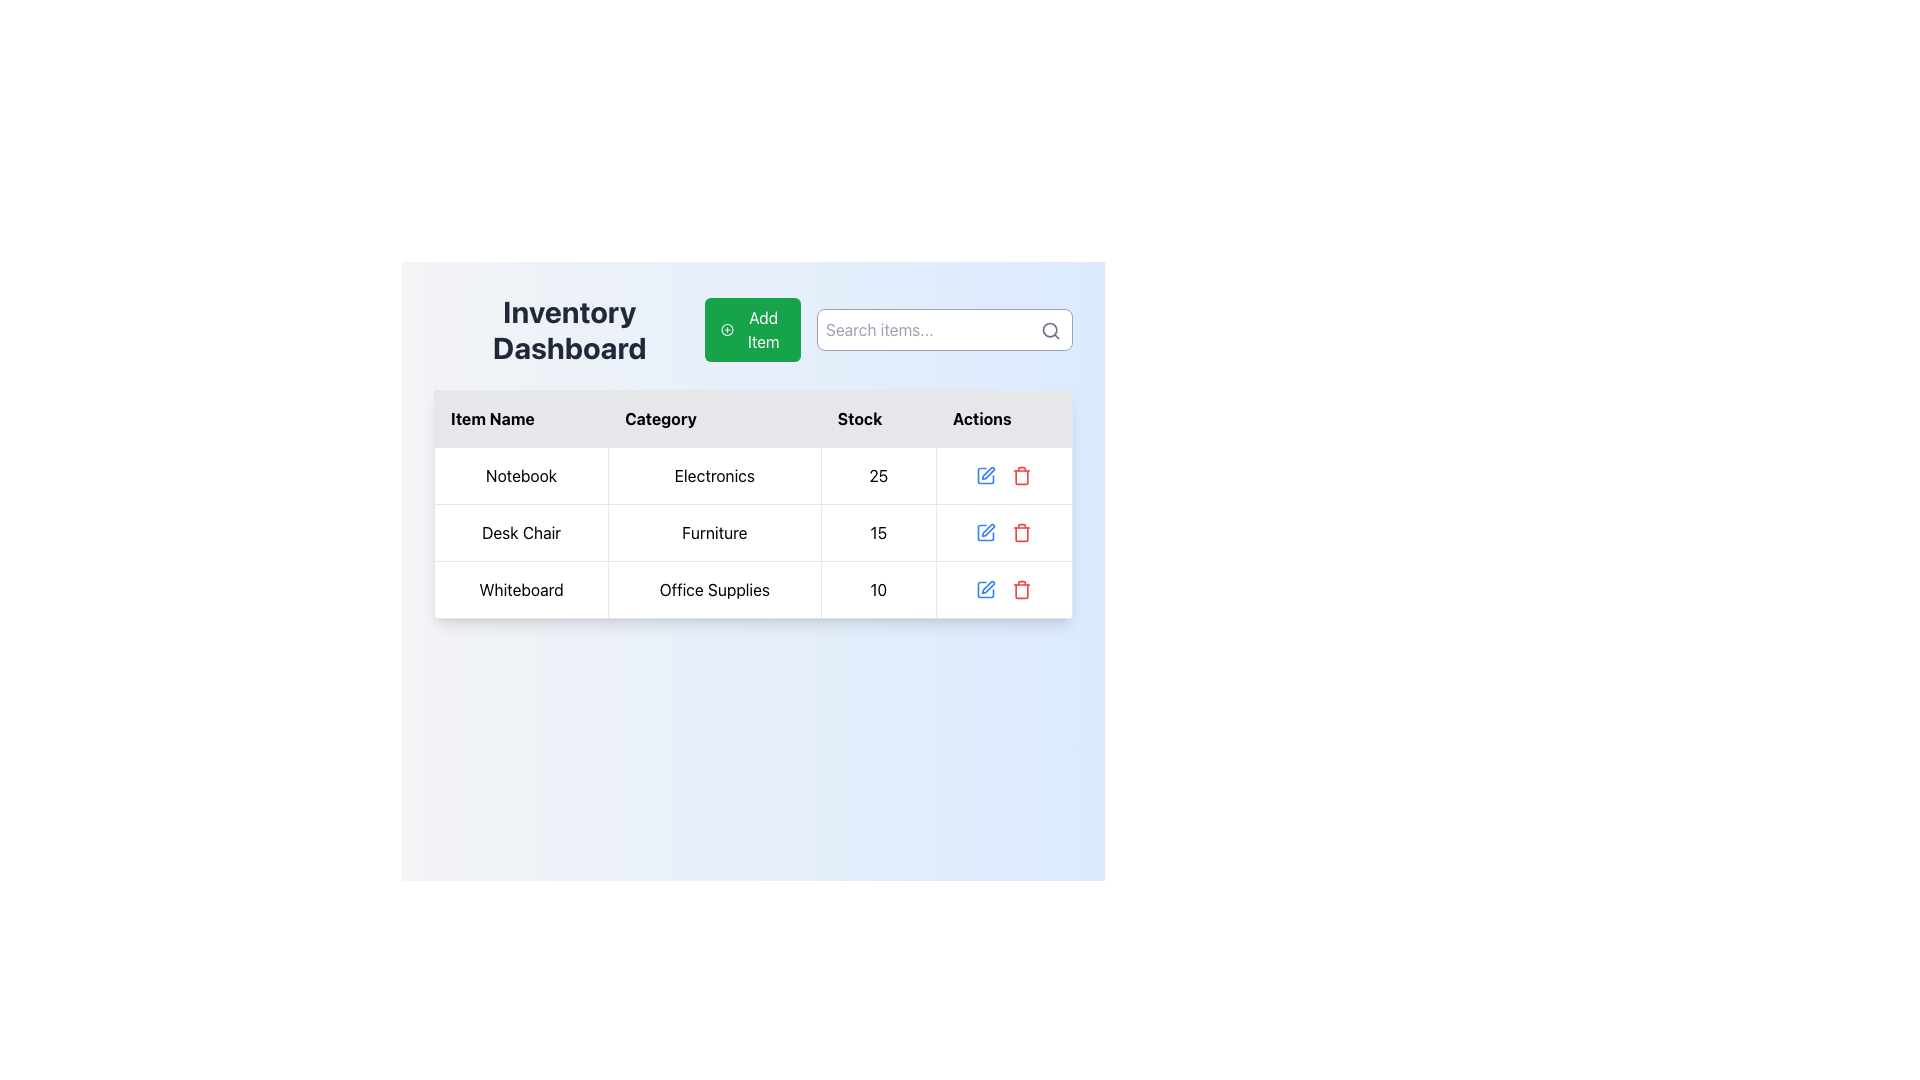  What do you see at coordinates (521, 418) in the screenshot?
I see `the 'Item Name' header label of the table, which indicates that the data beneath it corresponds to item names` at bounding box center [521, 418].